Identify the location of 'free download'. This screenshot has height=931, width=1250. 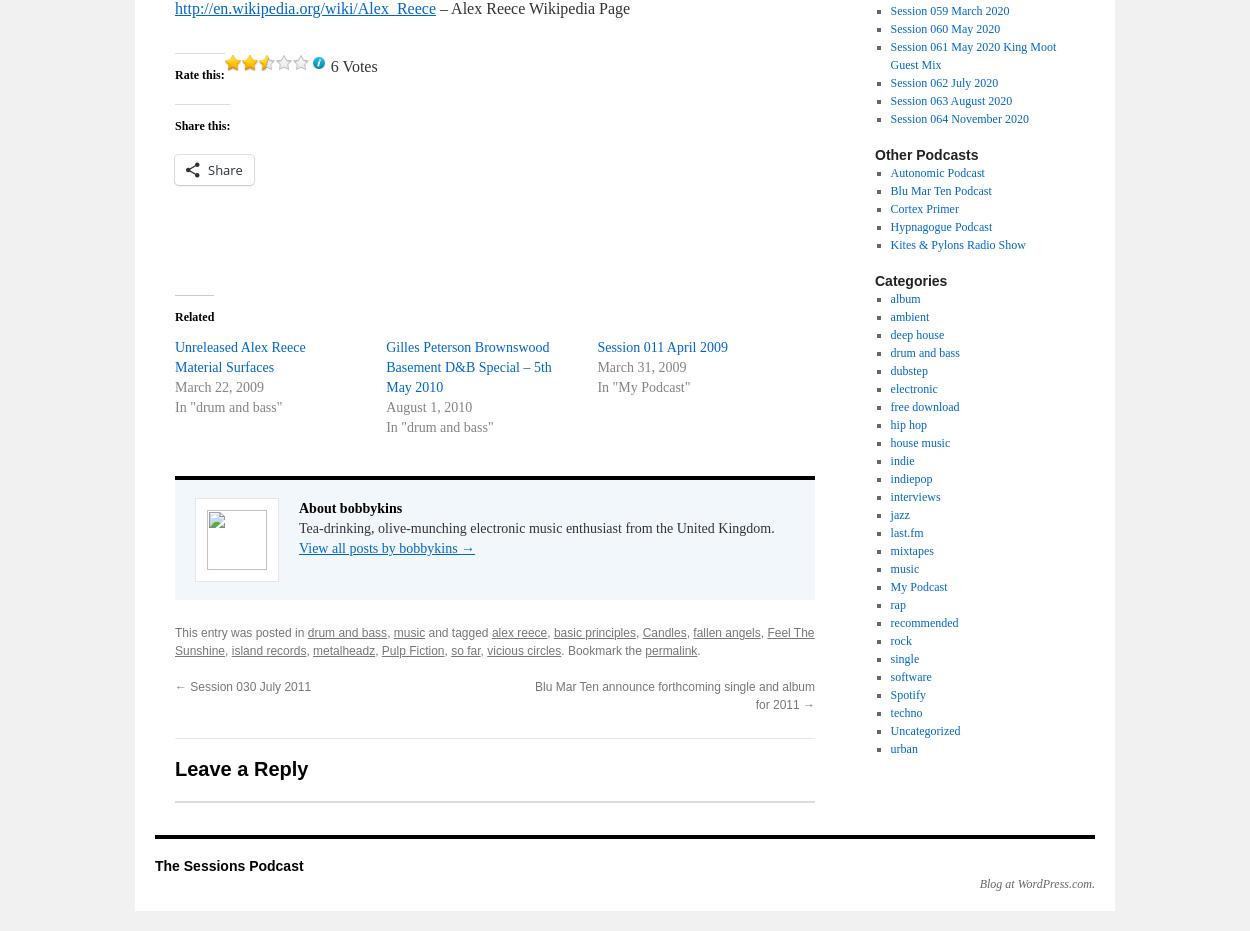
(924, 406).